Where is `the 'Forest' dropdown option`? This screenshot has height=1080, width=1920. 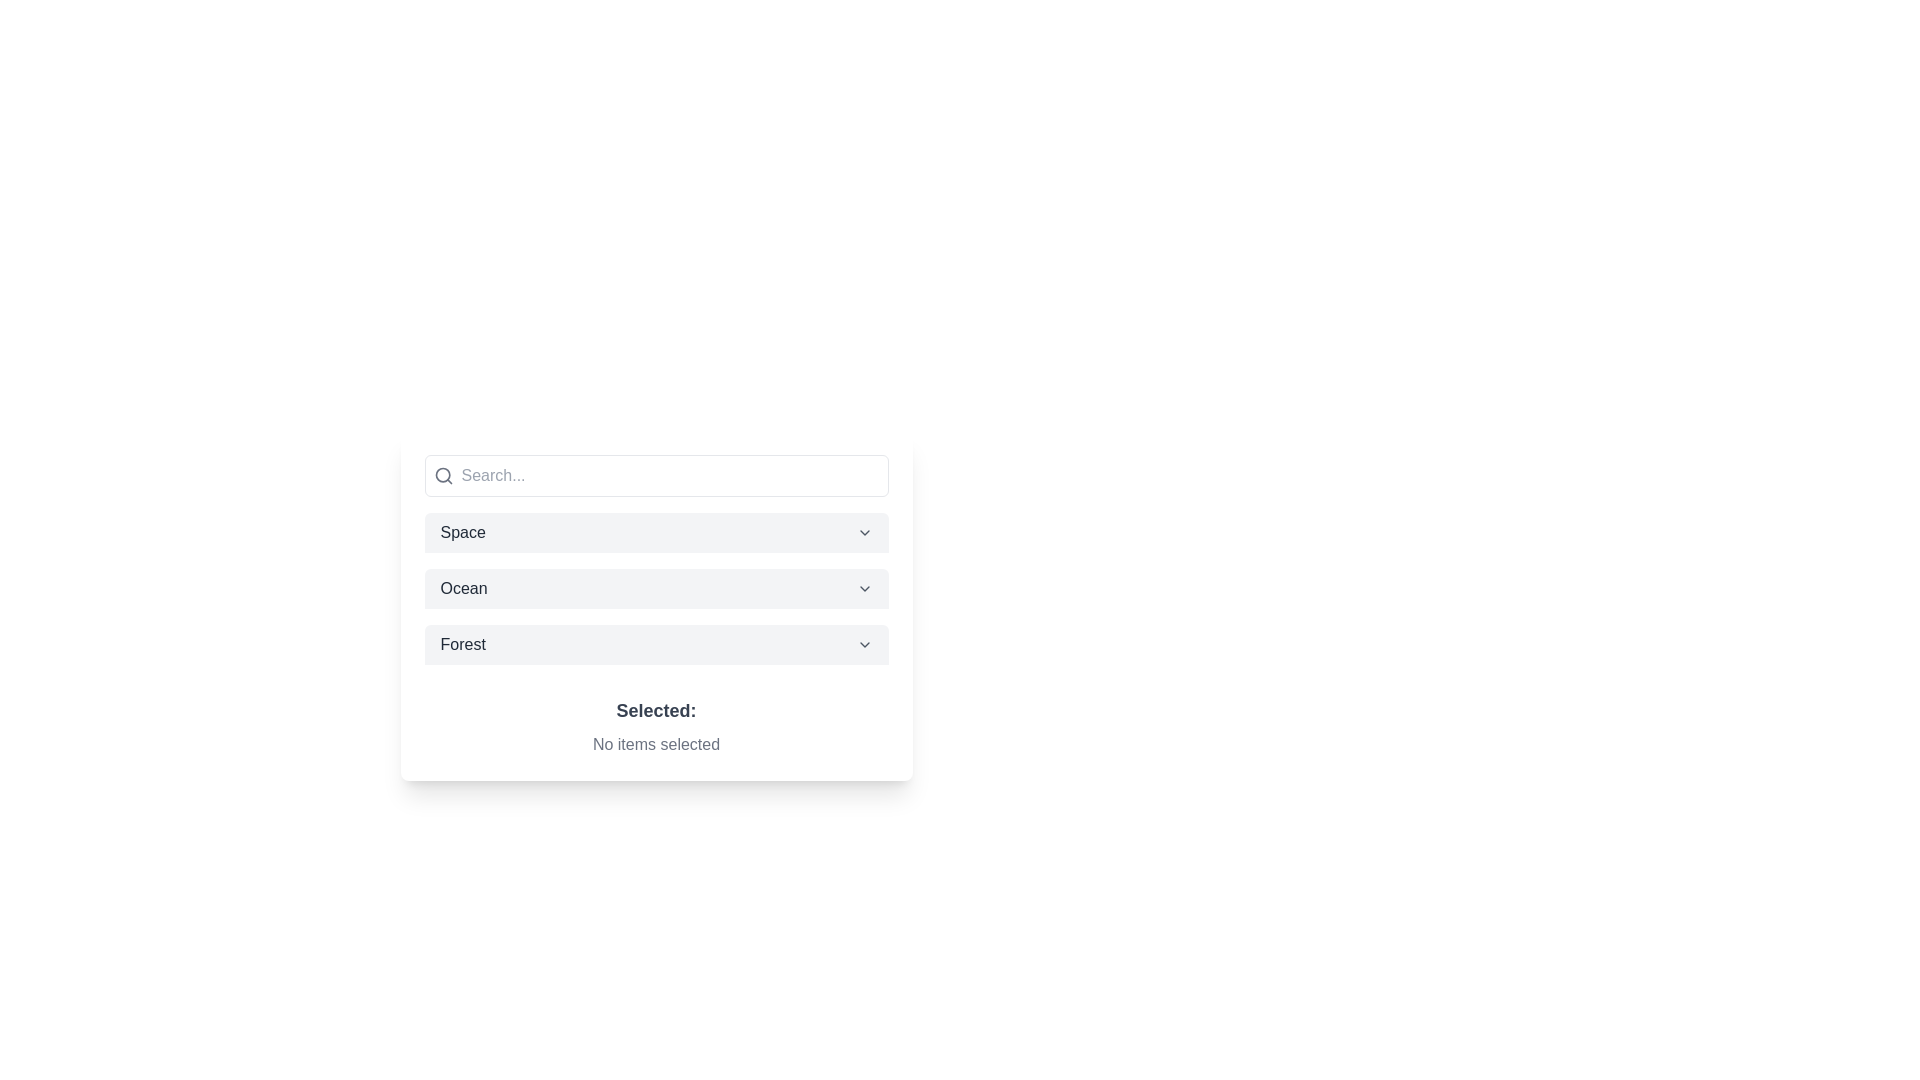 the 'Forest' dropdown option is located at coordinates (656, 644).